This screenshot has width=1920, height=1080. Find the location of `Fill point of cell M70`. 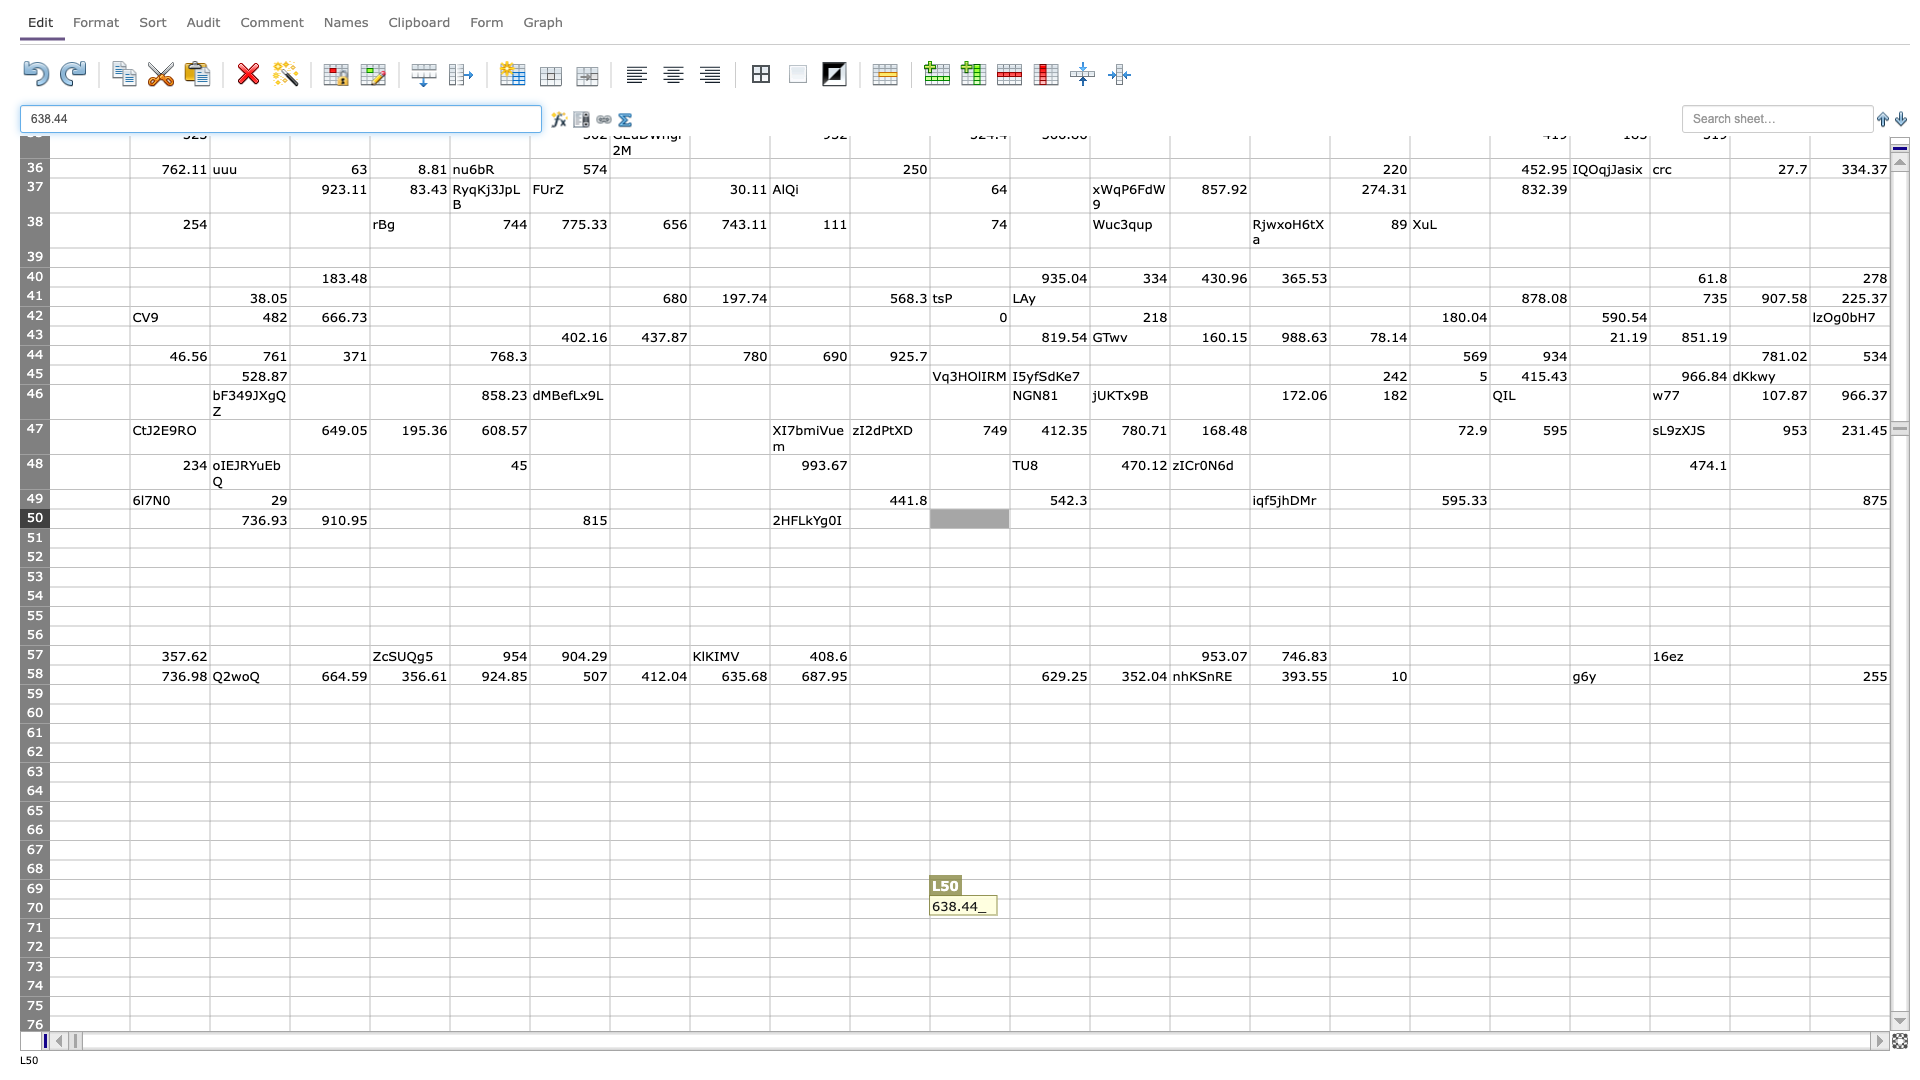

Fill point of cell M70 is located at coordinates (1088, 918).